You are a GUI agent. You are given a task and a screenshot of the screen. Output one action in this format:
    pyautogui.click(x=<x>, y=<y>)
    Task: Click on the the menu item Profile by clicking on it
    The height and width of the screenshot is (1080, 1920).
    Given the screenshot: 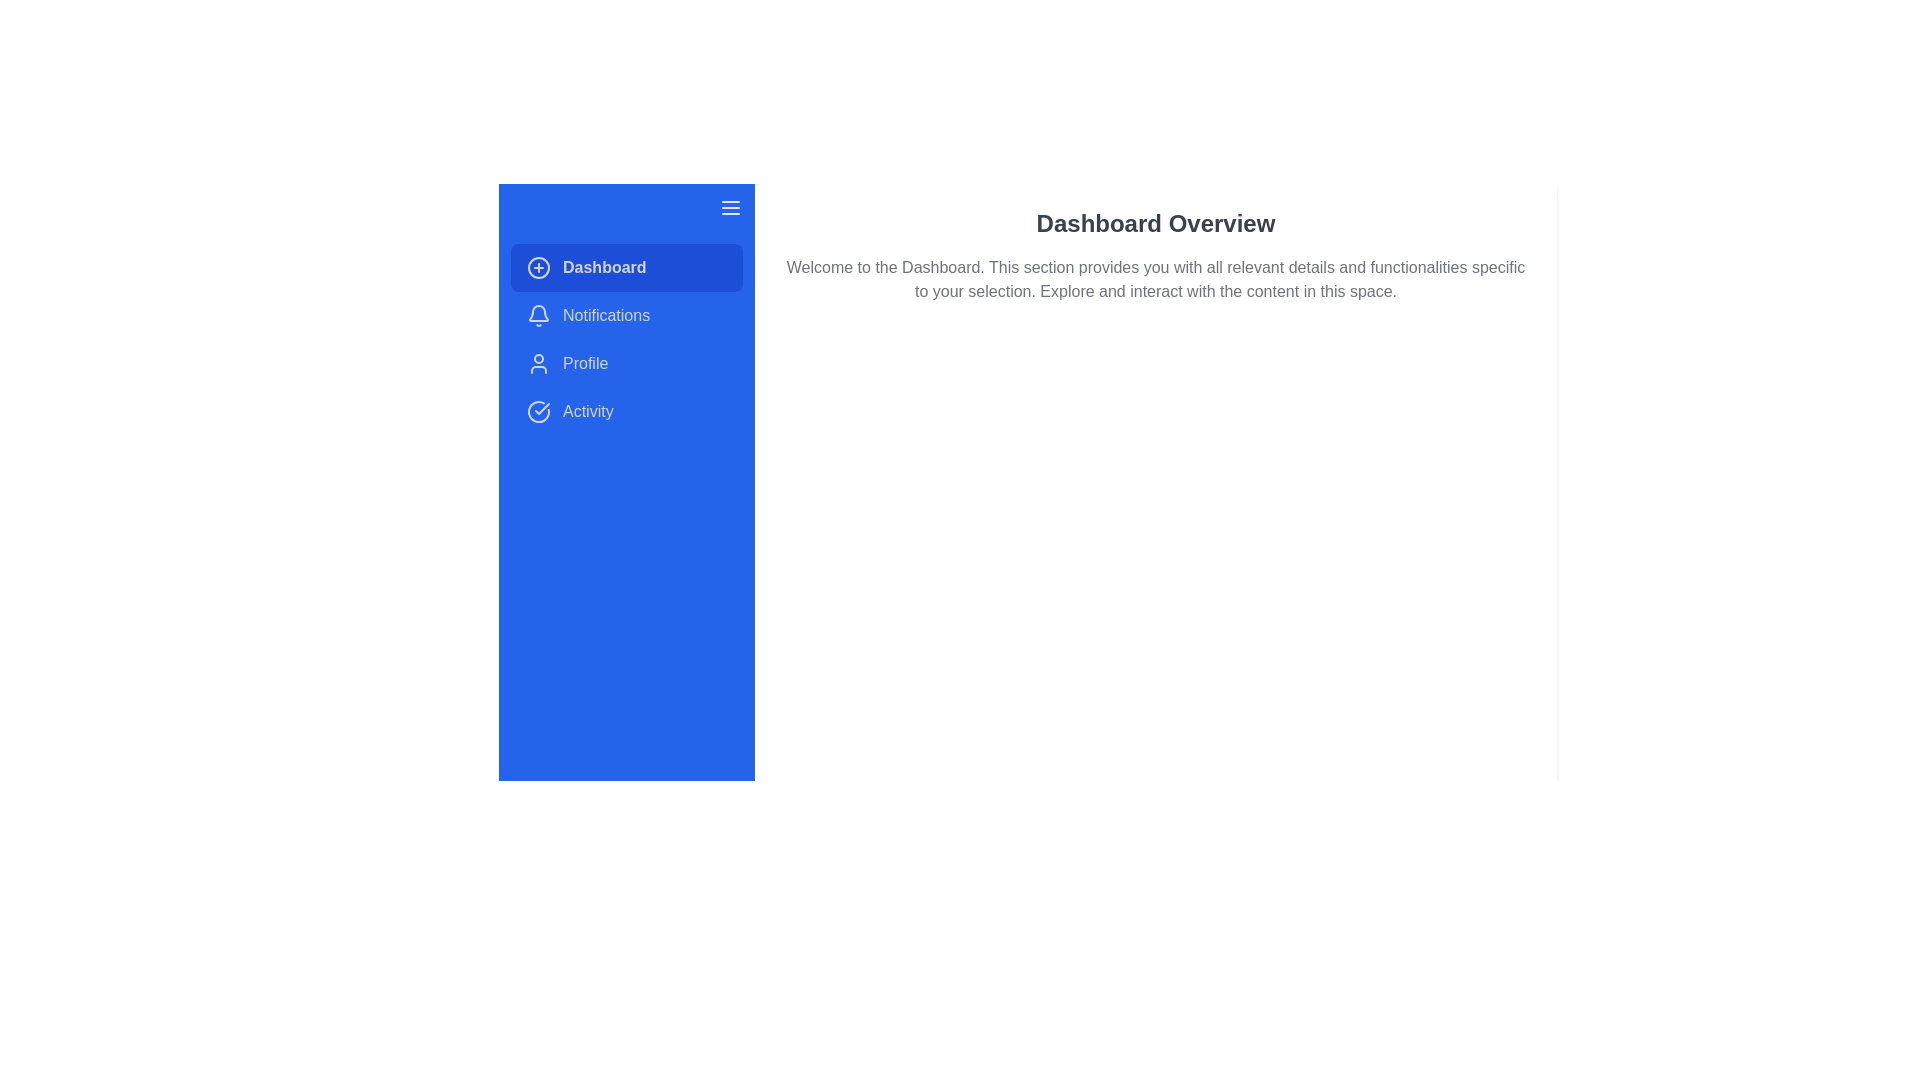 What is the action you would take?
    pyautogui.click(x=626, y=363)
    